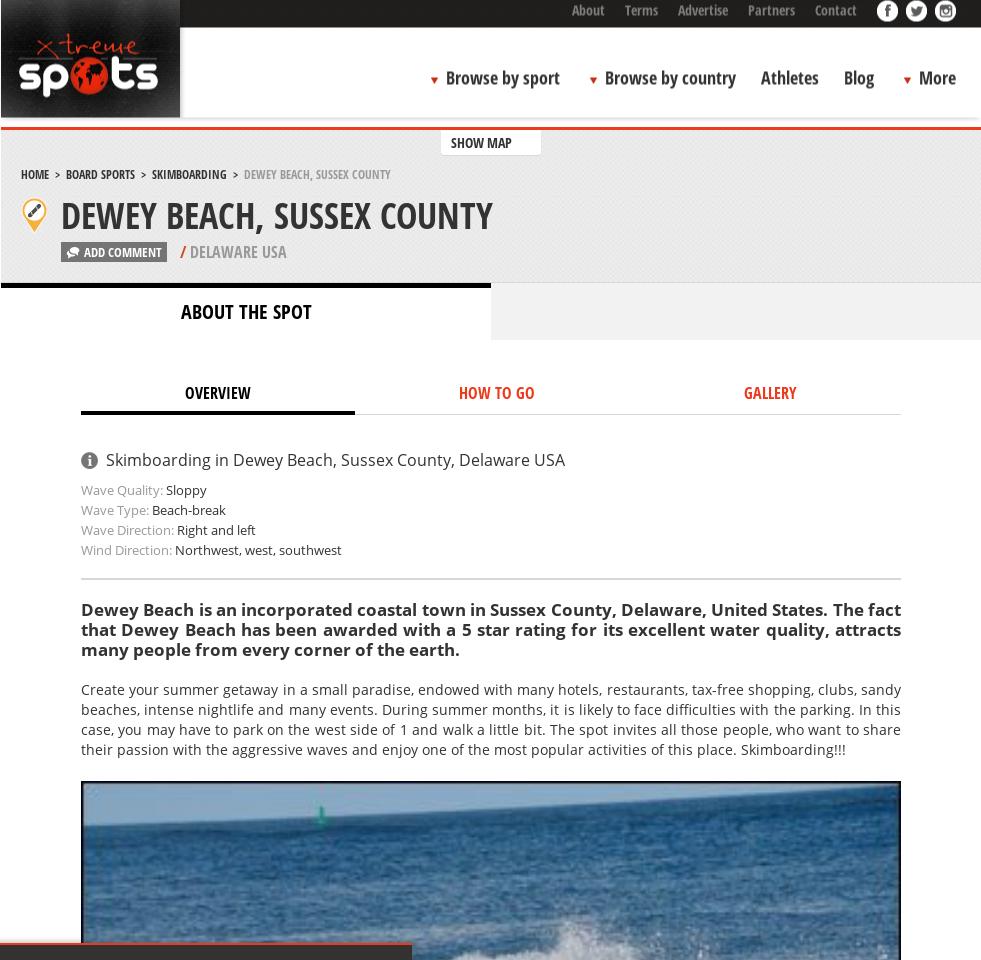  What do you see at coordinates (479, 141) in the screenshot?
I see `'SHOW MAP'` at bounding box center [479, 141].